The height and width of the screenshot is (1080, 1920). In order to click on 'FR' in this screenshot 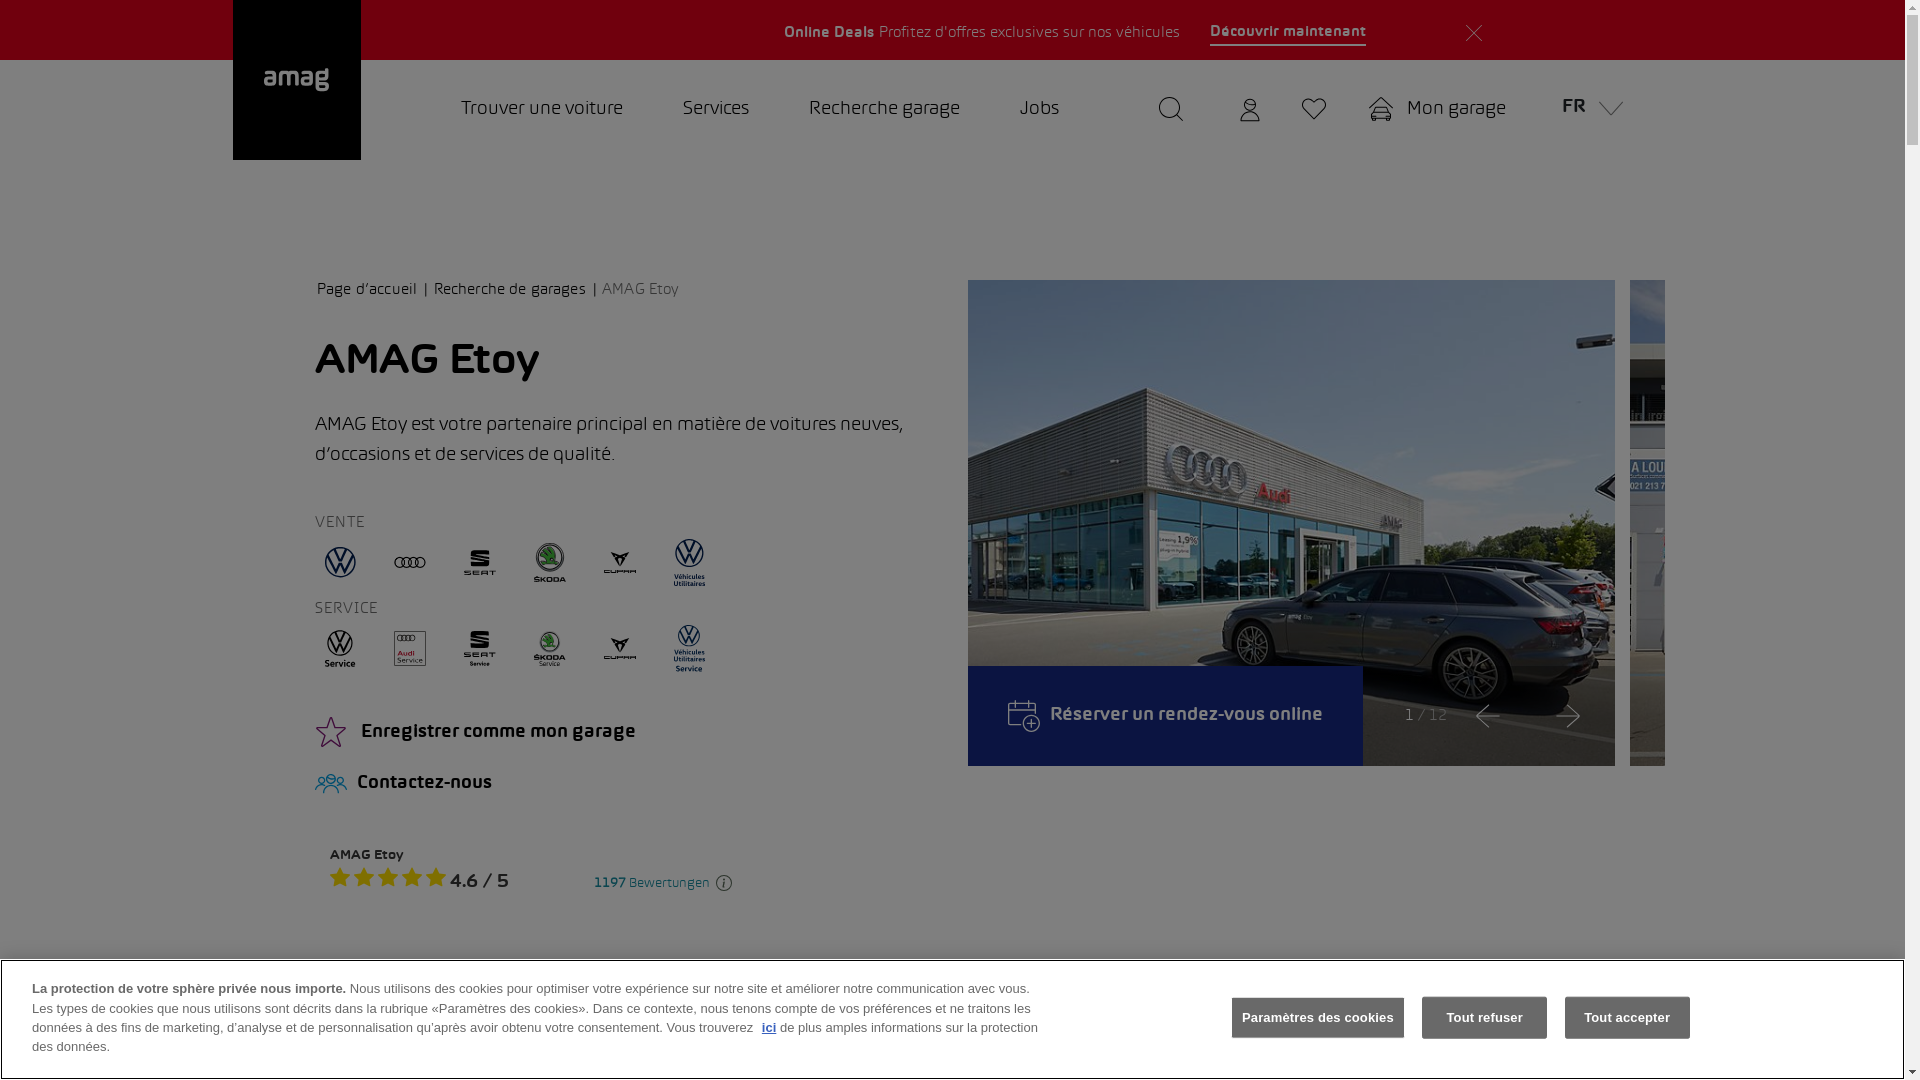, I will do `click(1585, 110)`.